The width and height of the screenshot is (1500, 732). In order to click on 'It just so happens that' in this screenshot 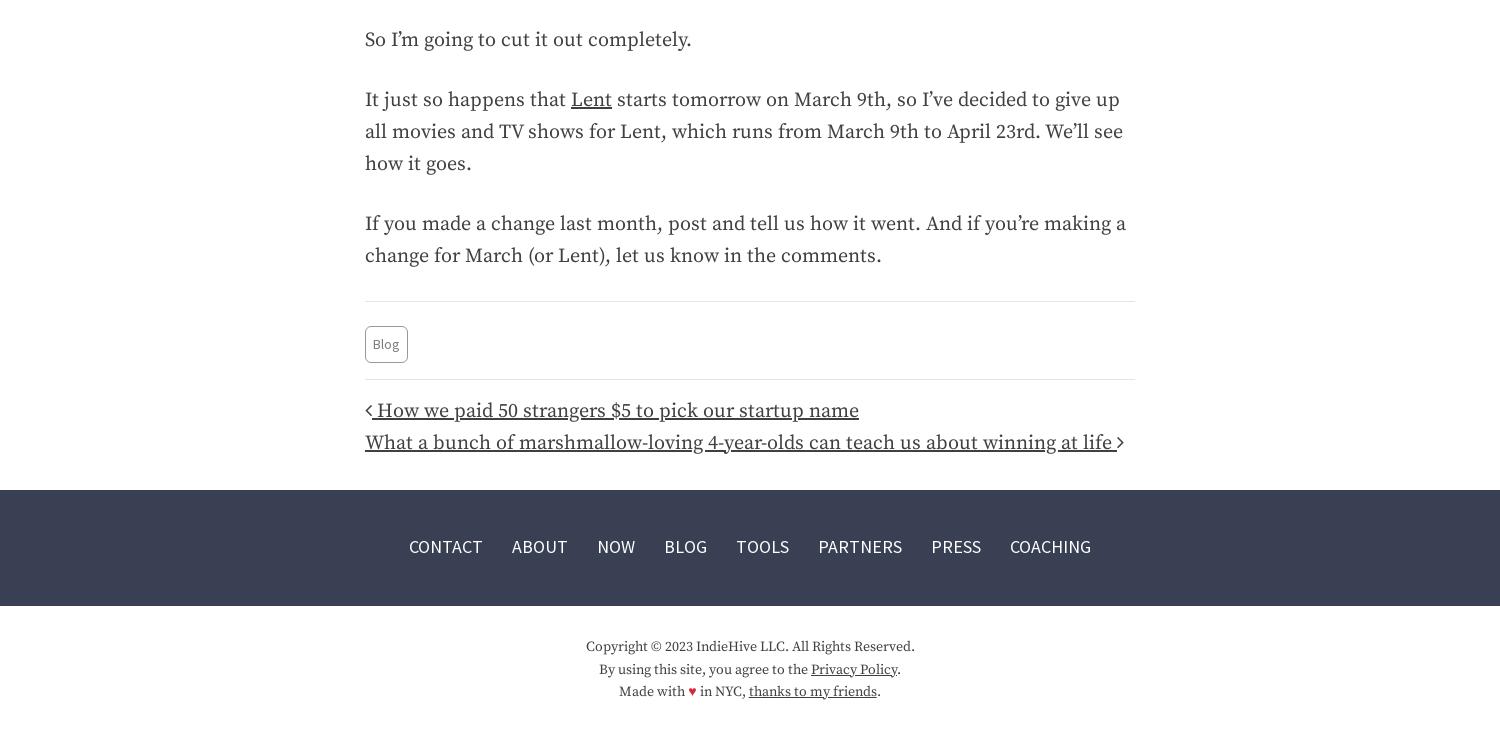, I will do `click(363, 99)`.